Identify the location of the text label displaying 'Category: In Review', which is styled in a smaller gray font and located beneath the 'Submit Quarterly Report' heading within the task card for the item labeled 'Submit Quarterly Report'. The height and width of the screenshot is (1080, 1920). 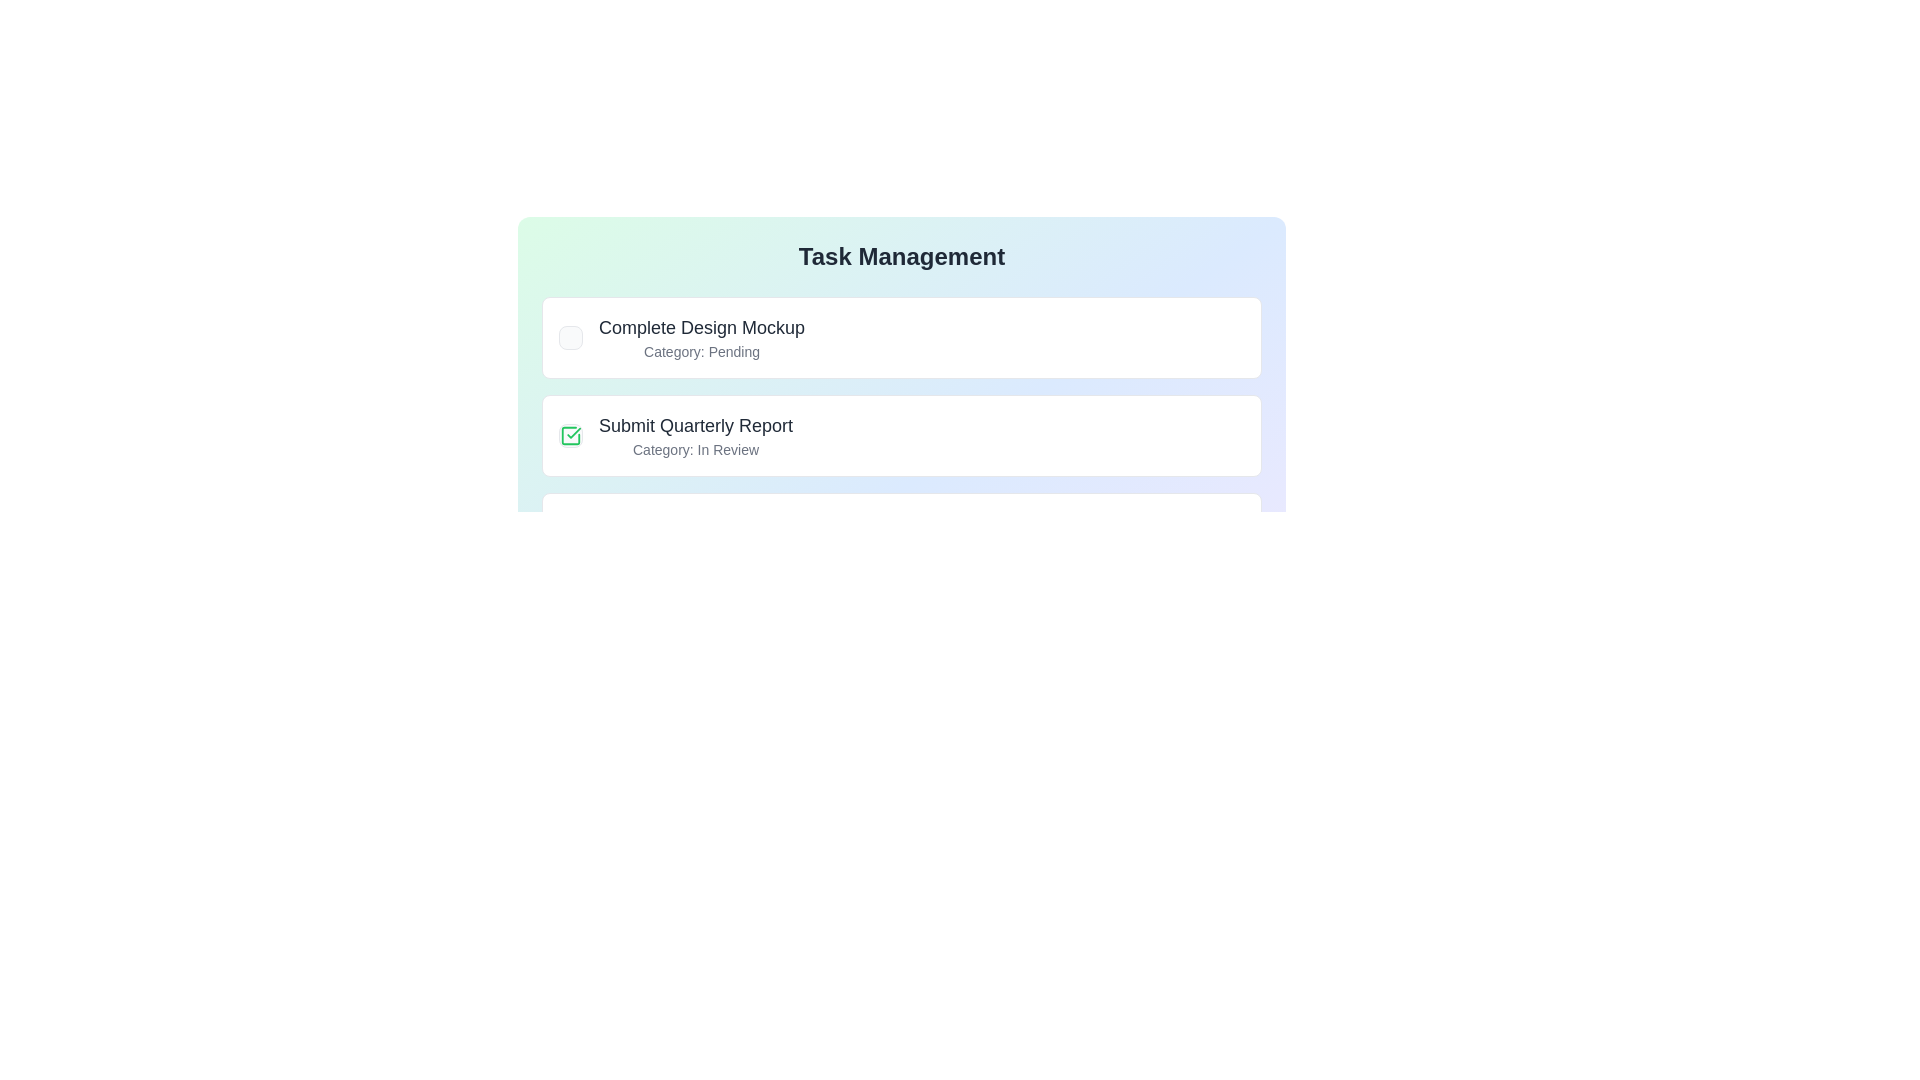
(696, 450).